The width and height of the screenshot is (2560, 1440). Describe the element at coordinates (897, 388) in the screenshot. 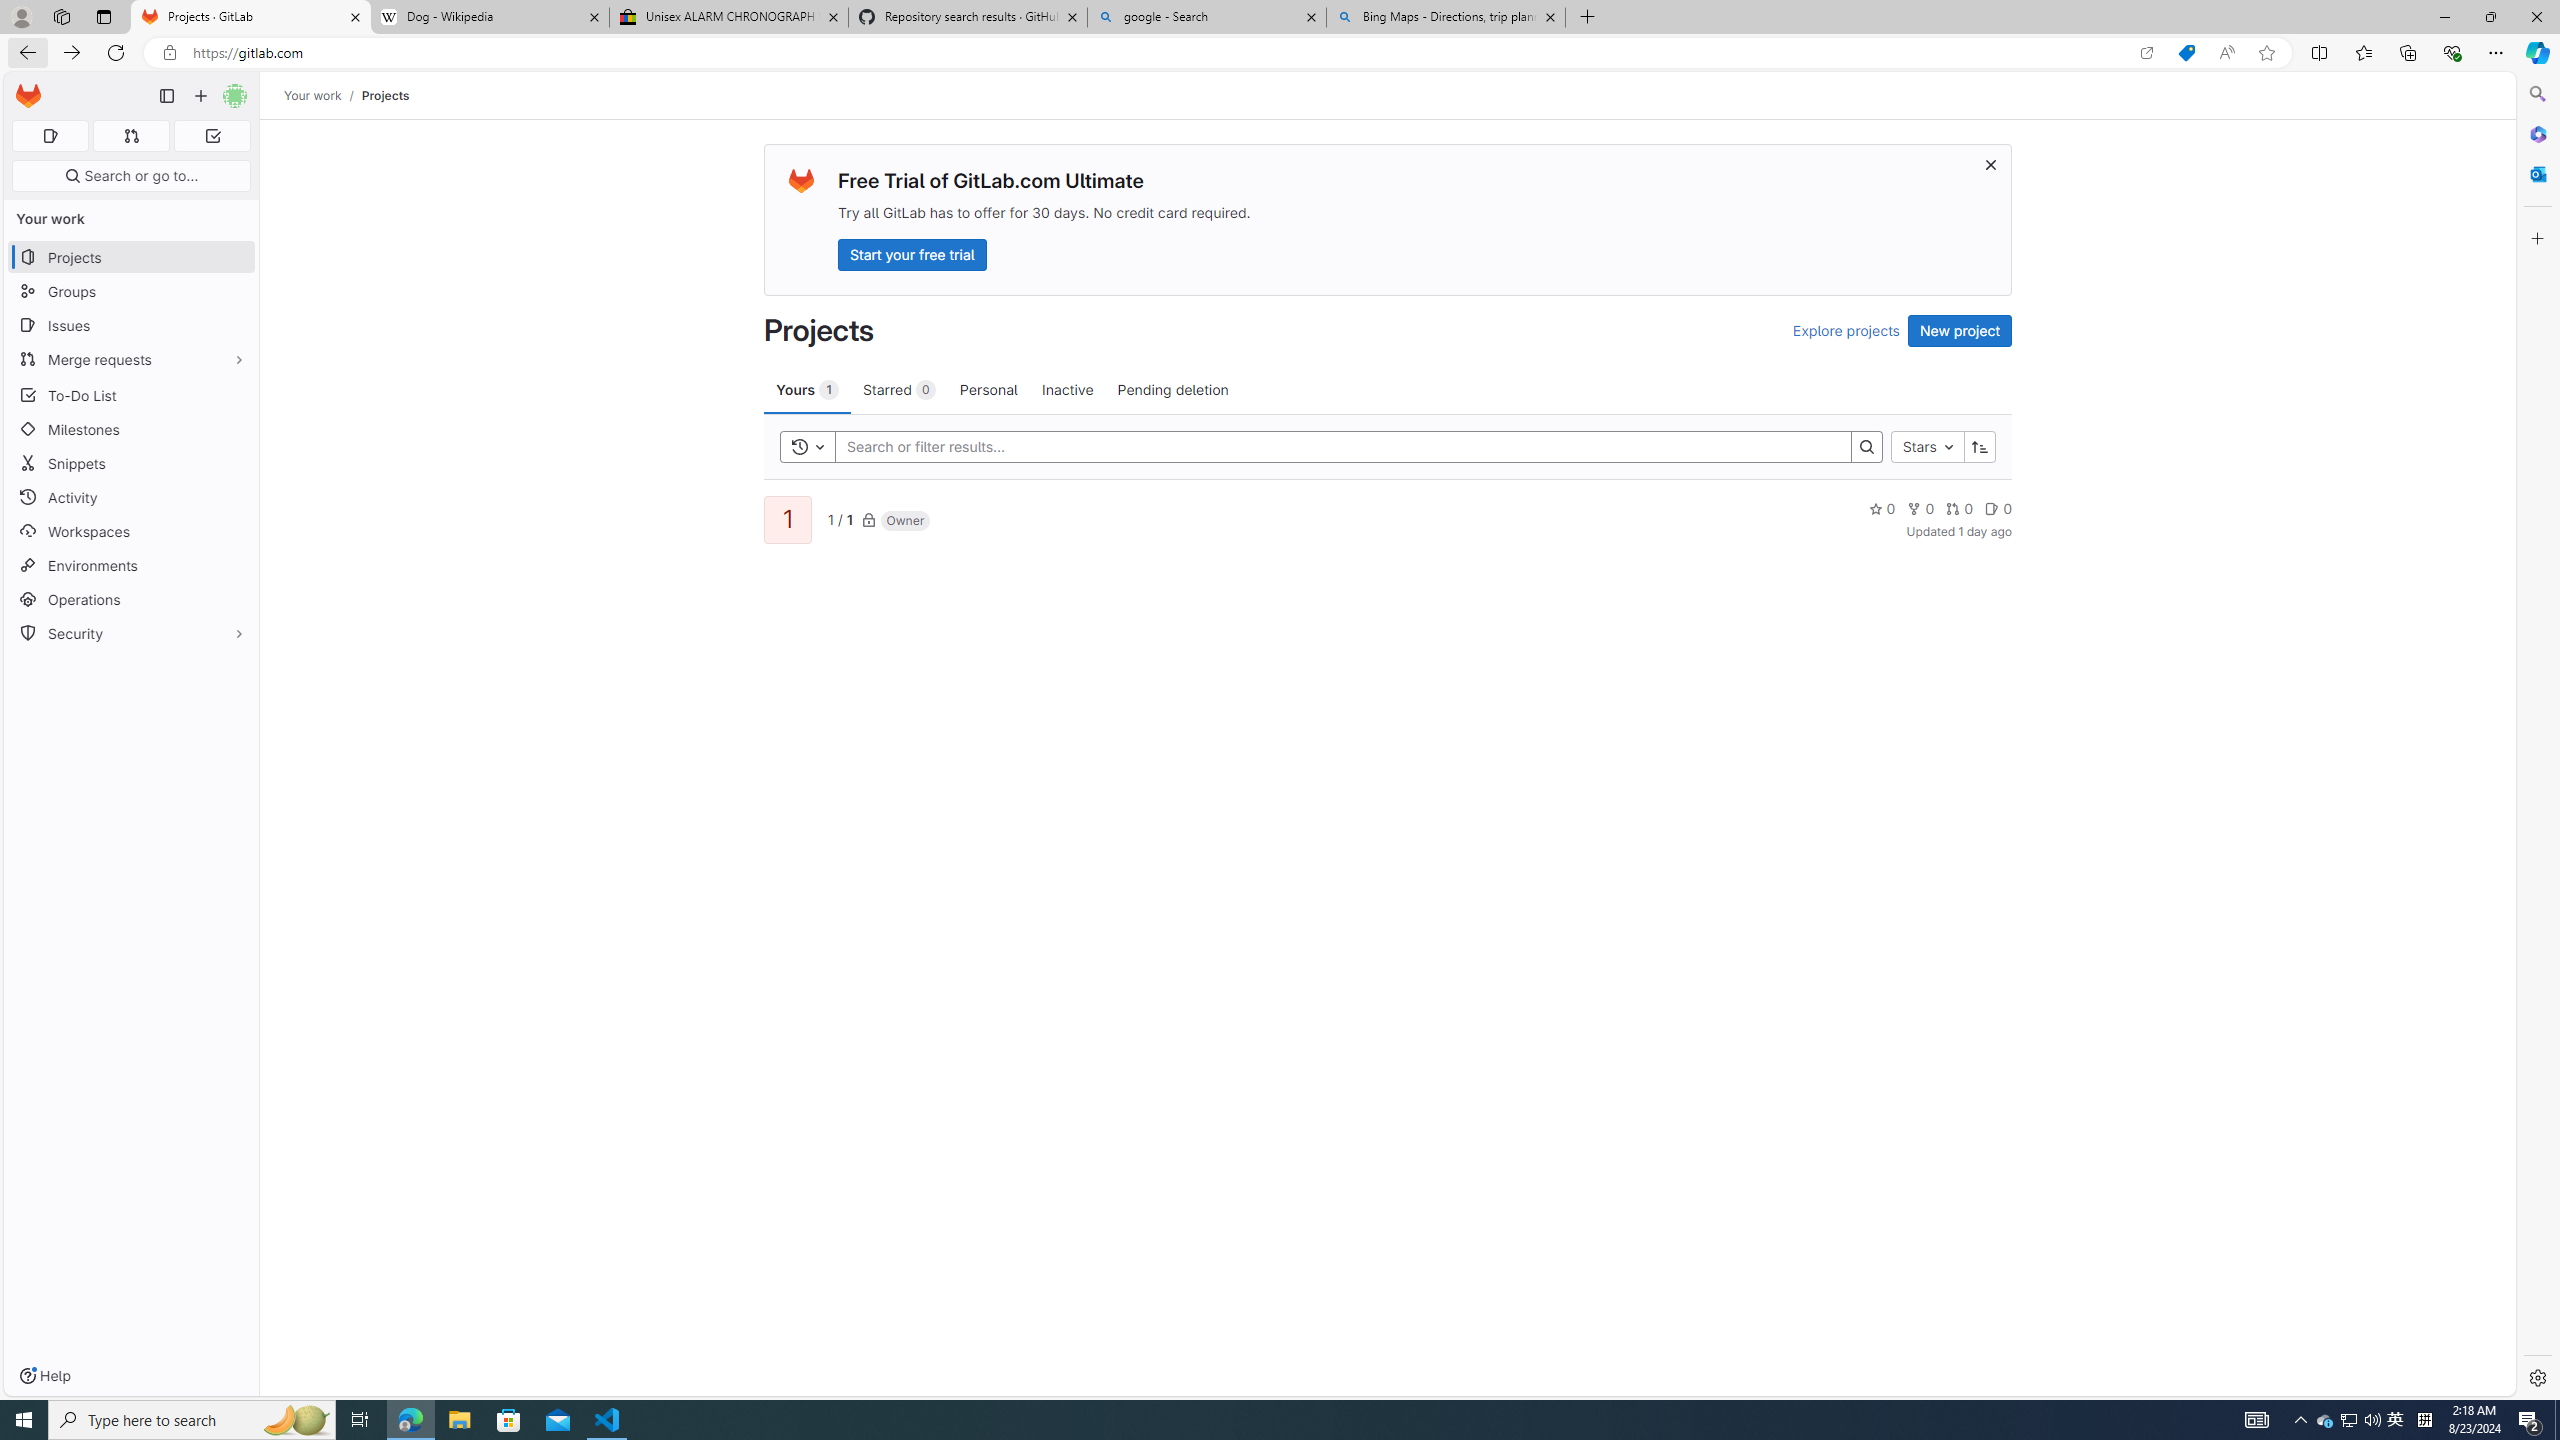

I see `'Starred 0'` at that location.